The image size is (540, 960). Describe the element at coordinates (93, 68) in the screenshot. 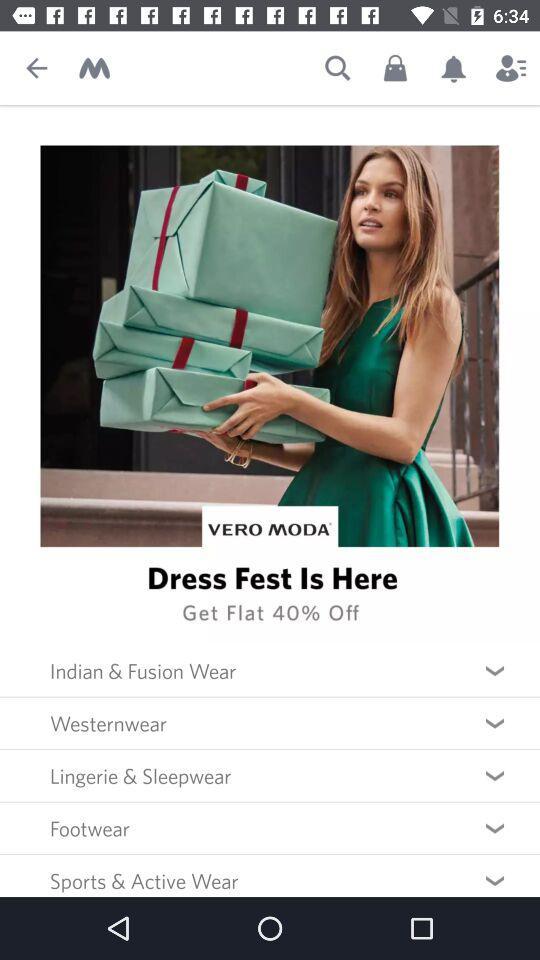

I see `return to home page` at that location.